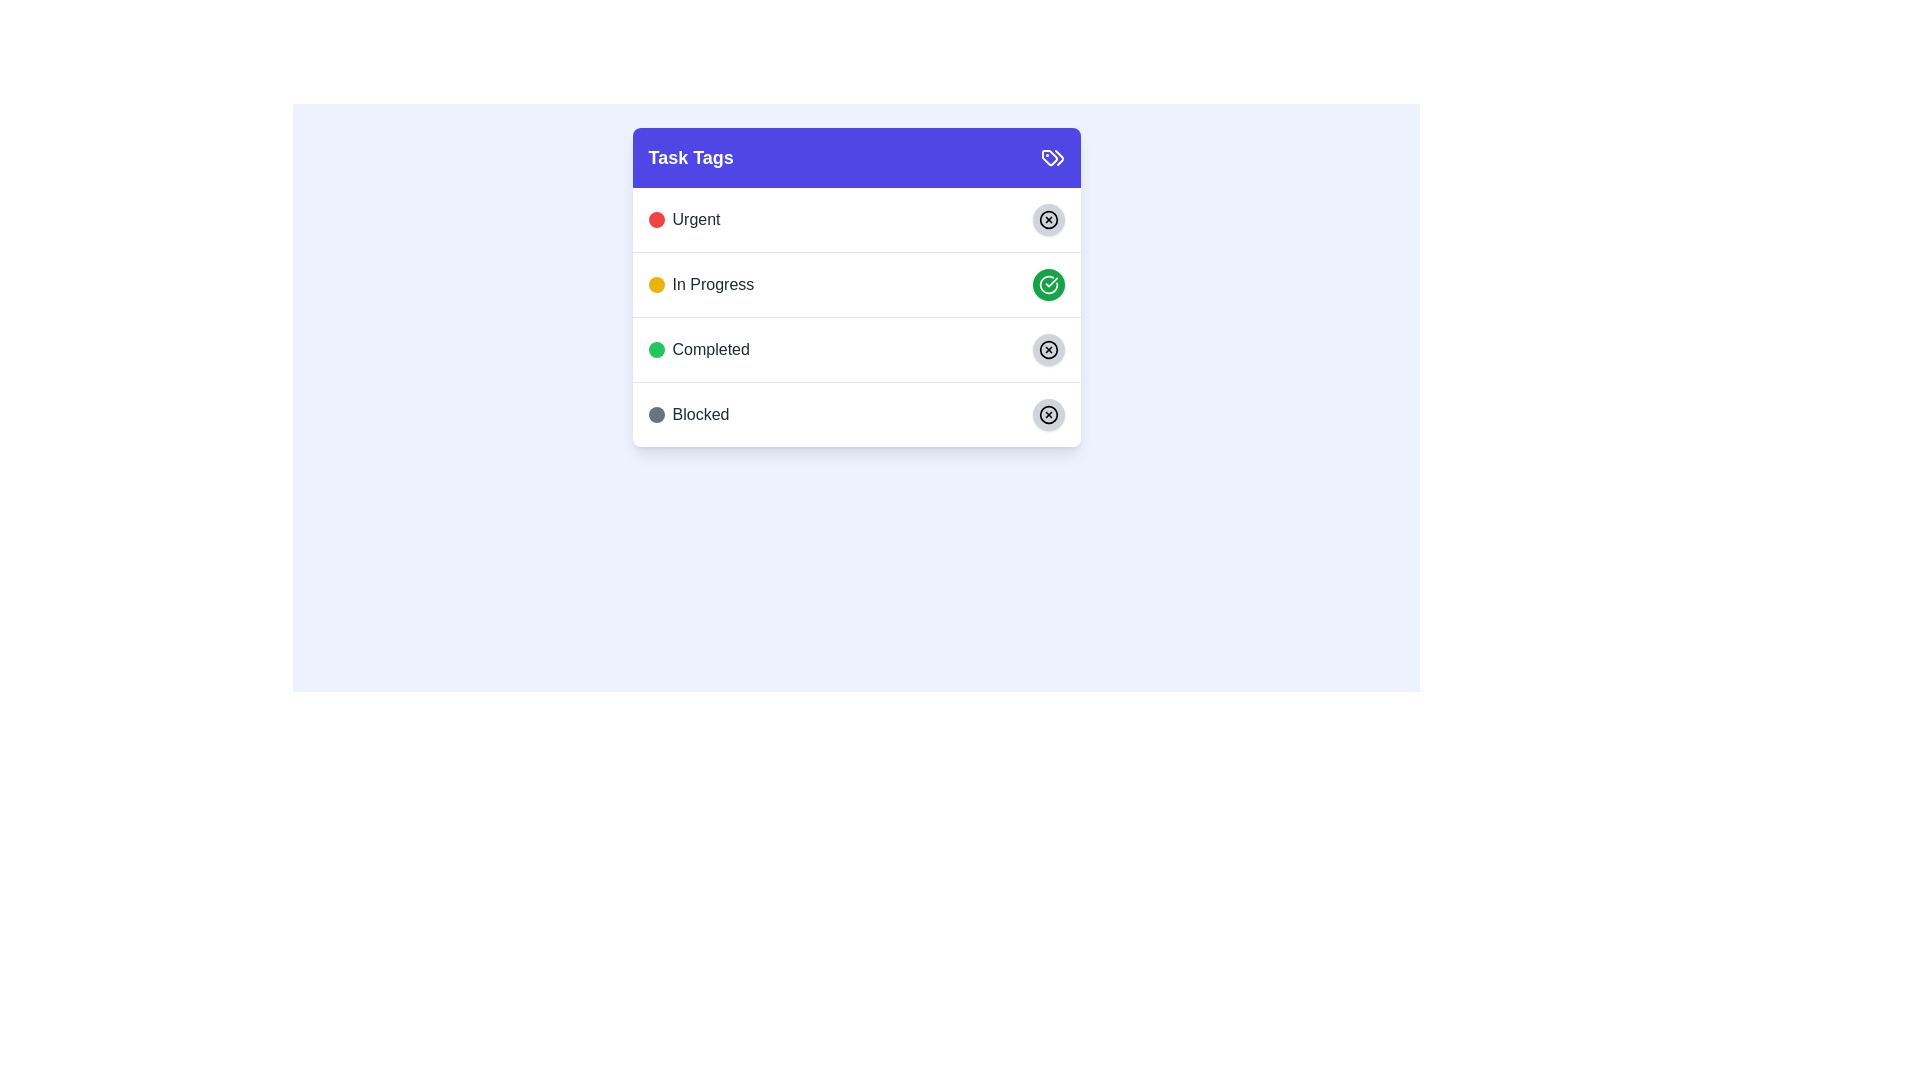  What do you see at coordinates (856, 219) in the screenshot?
I see `the 'Urgent' category indicator in the first row of the 'Task Tags' list` at bounding box center [856, 219].